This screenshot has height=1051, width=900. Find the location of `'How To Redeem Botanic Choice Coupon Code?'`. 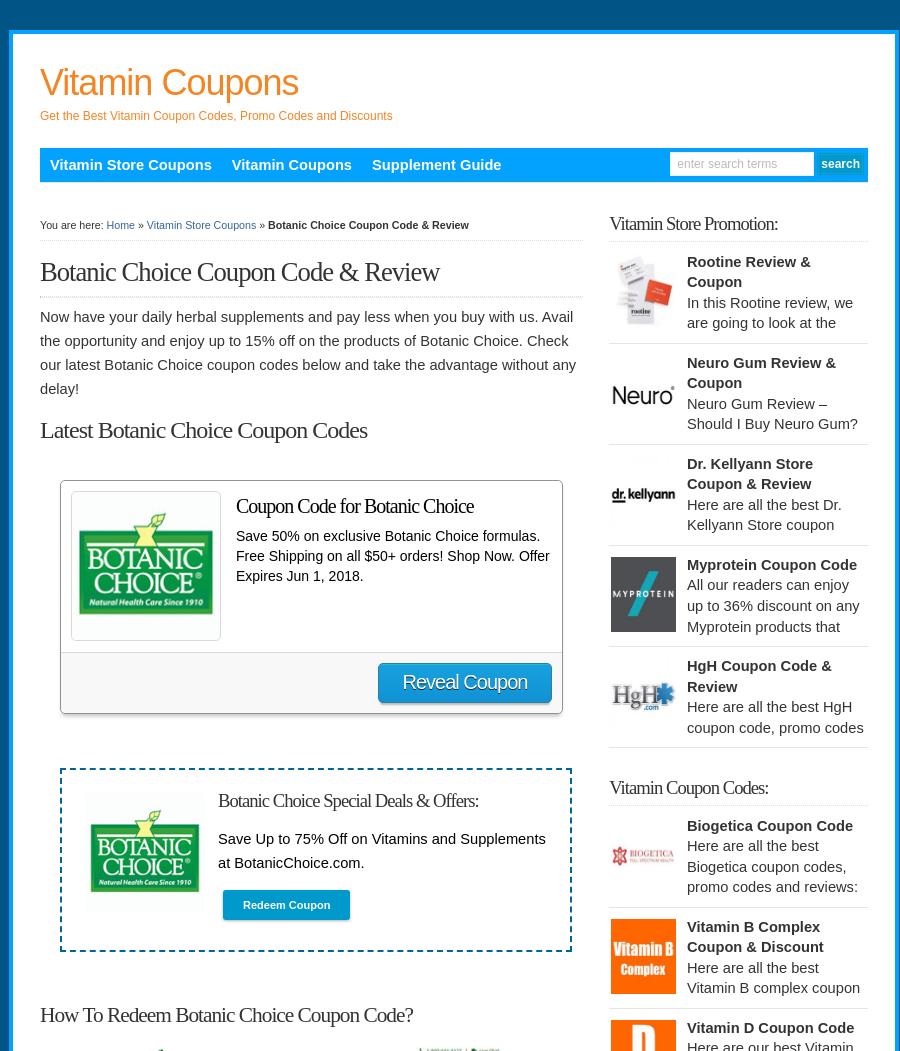

'How To Redeem Botanic Choice Coupon Code?' is located at coordinates (38, 1013).